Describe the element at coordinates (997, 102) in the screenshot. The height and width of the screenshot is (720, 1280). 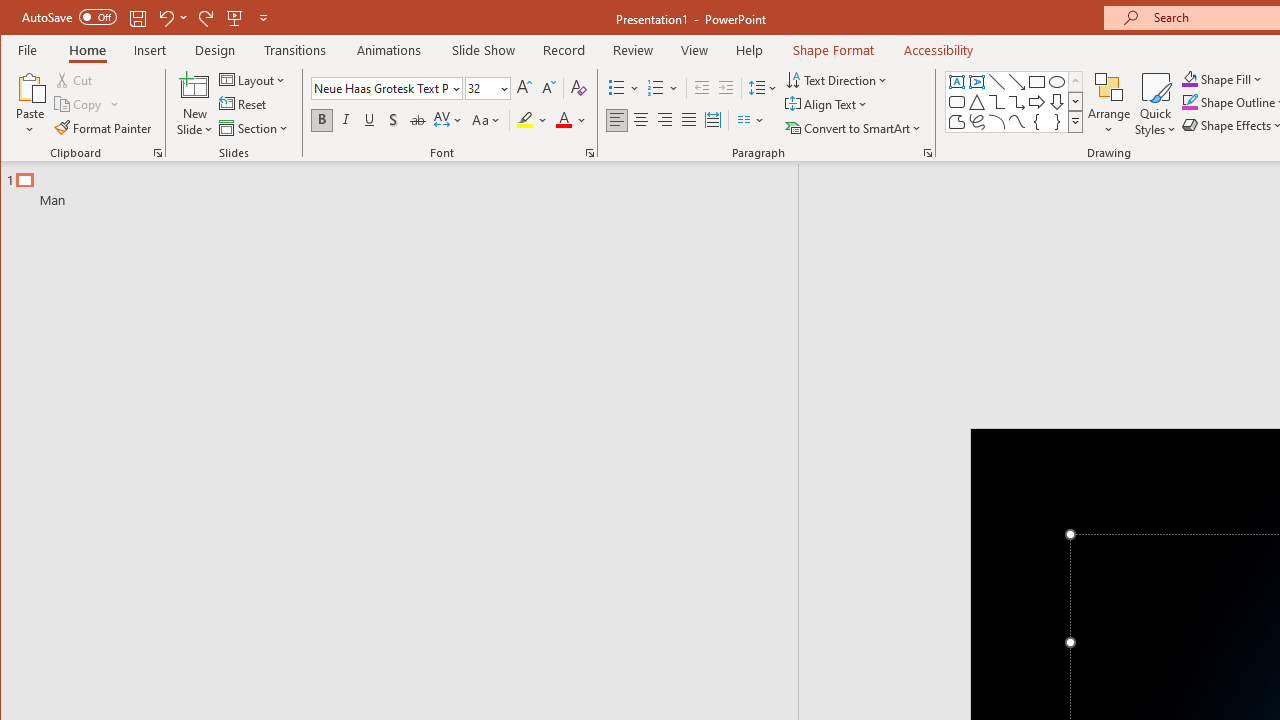
I see `'Connector: Elbow'` at that location.